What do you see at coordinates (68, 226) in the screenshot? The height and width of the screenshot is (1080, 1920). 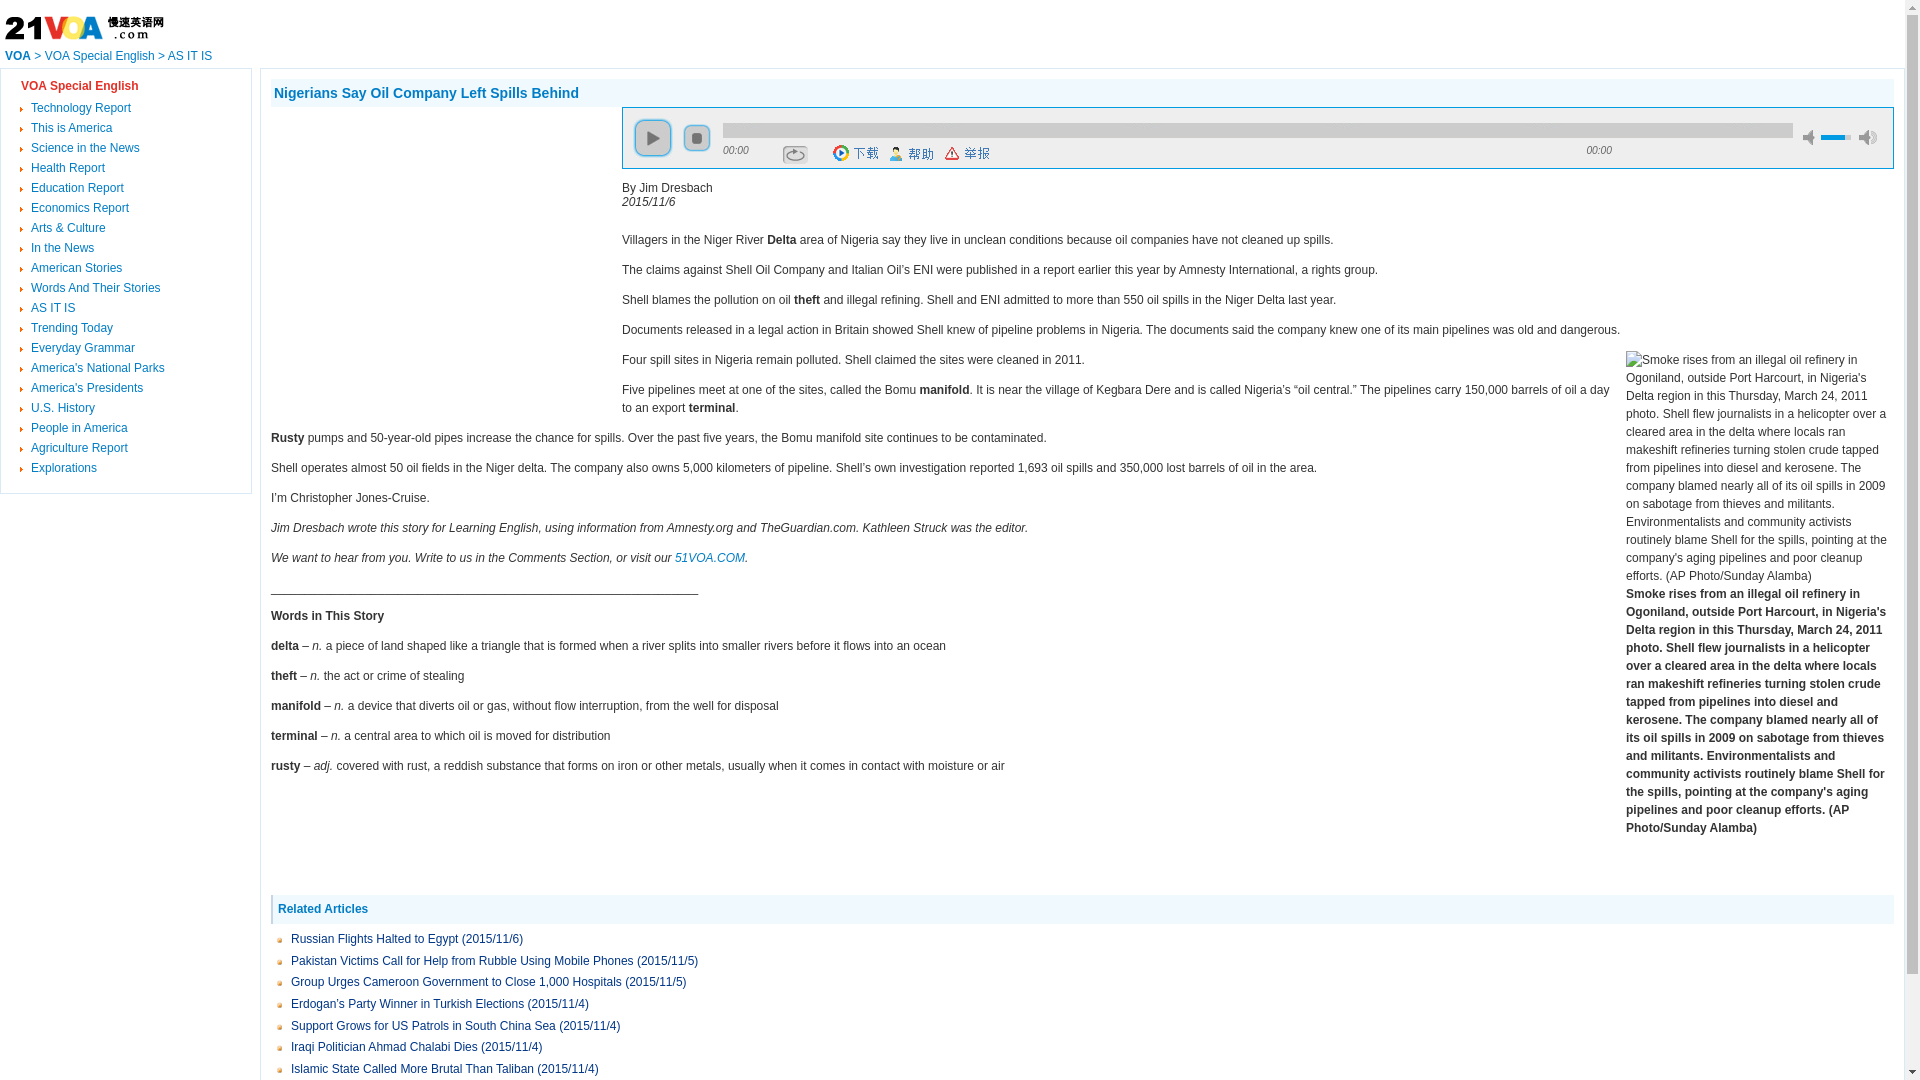 I see `'Arts & Culture'` at bounding box center [68, 226].